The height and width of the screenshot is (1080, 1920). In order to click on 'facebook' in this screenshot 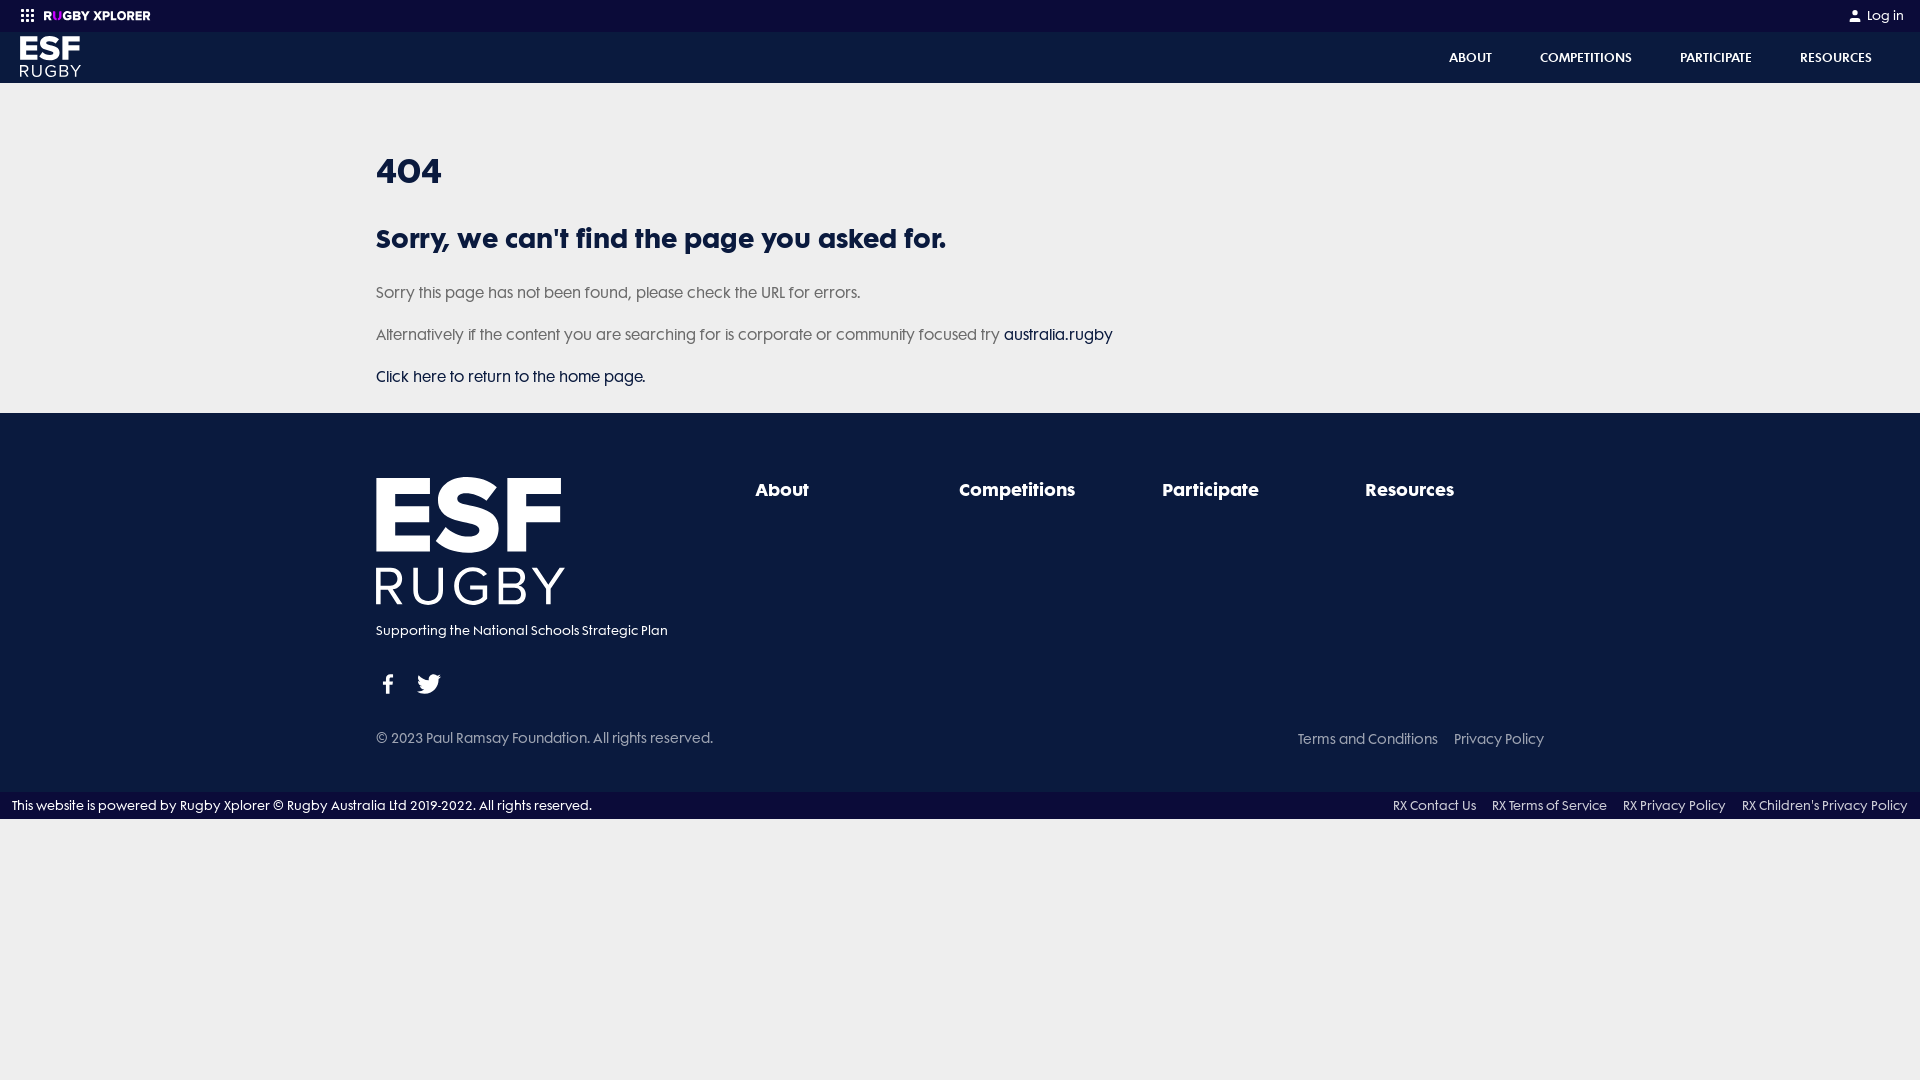, I will do `click(388, 682)`.